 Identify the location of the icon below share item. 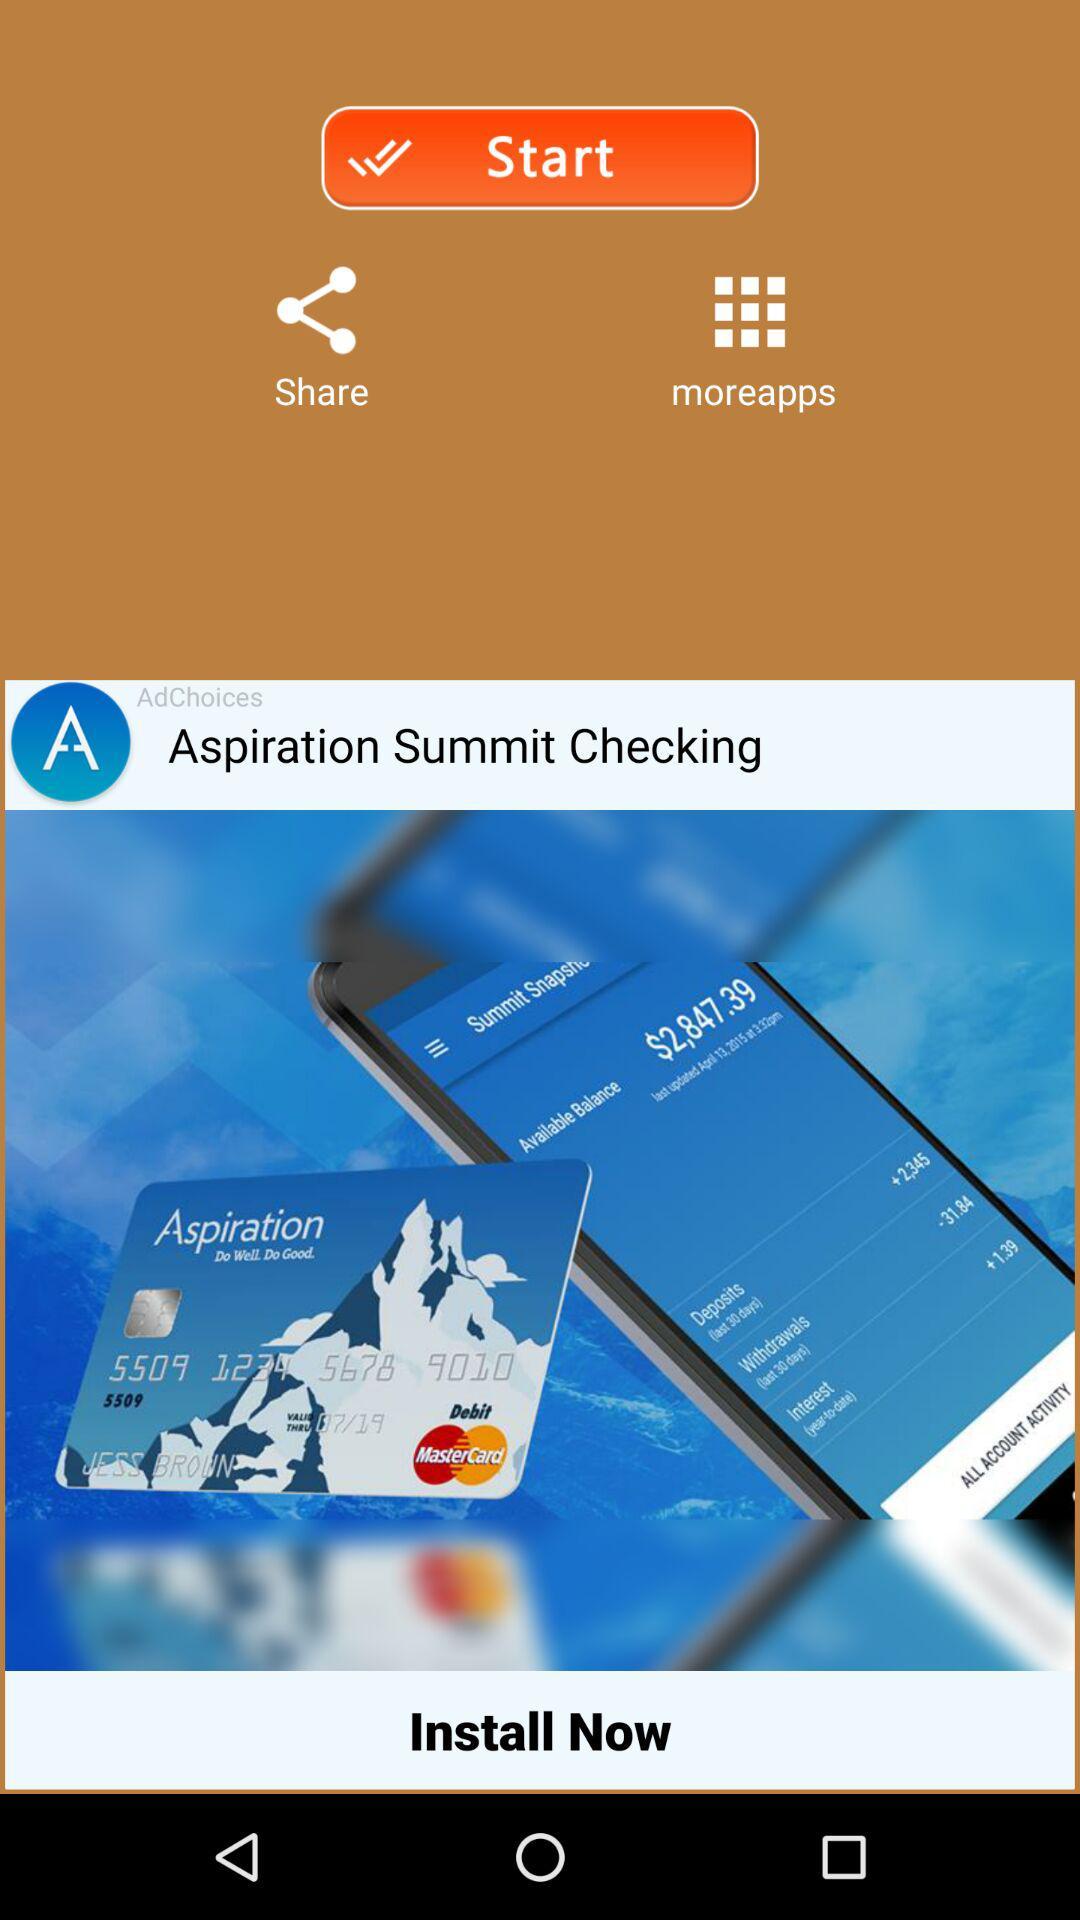
(620, 744).